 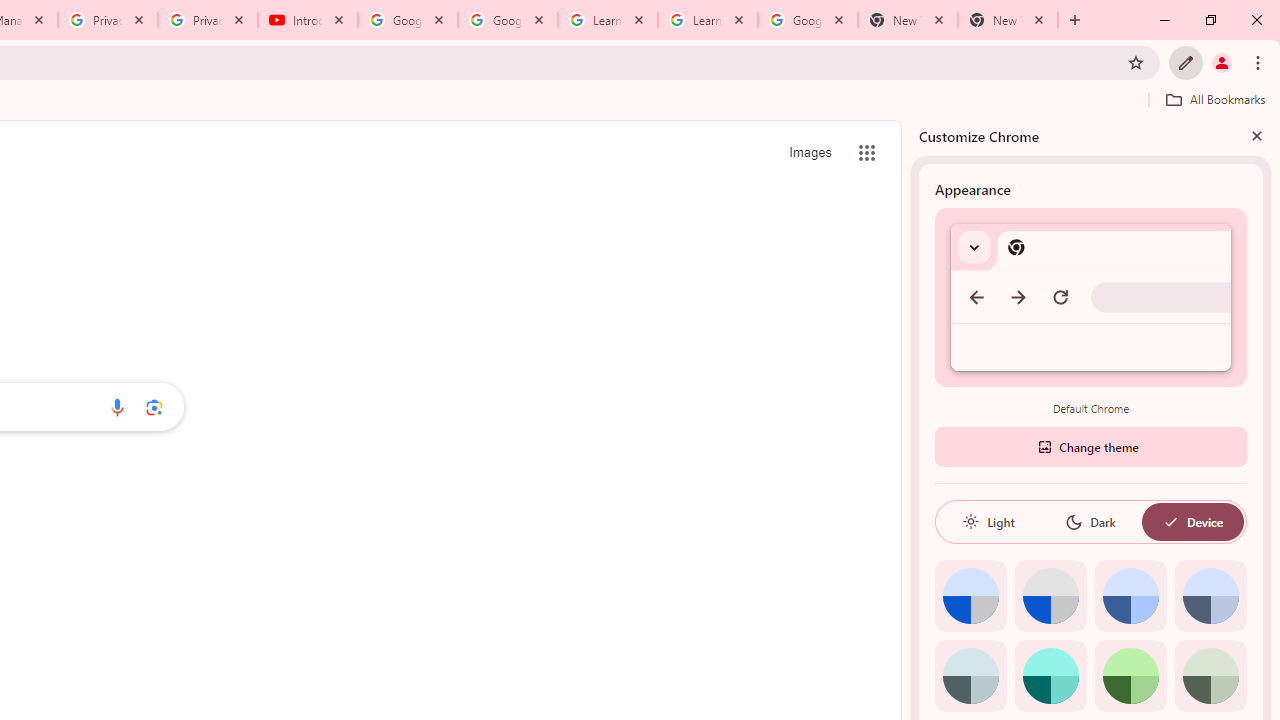 I want to click on 'Aqua', so click(x=1049, y=675).